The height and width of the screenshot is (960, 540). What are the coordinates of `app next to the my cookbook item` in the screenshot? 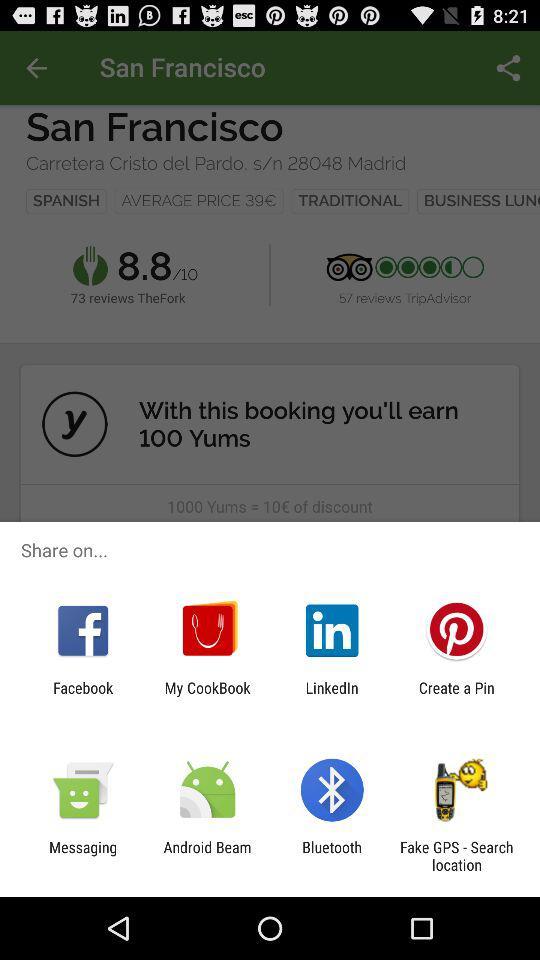 It's located at (332, 696).